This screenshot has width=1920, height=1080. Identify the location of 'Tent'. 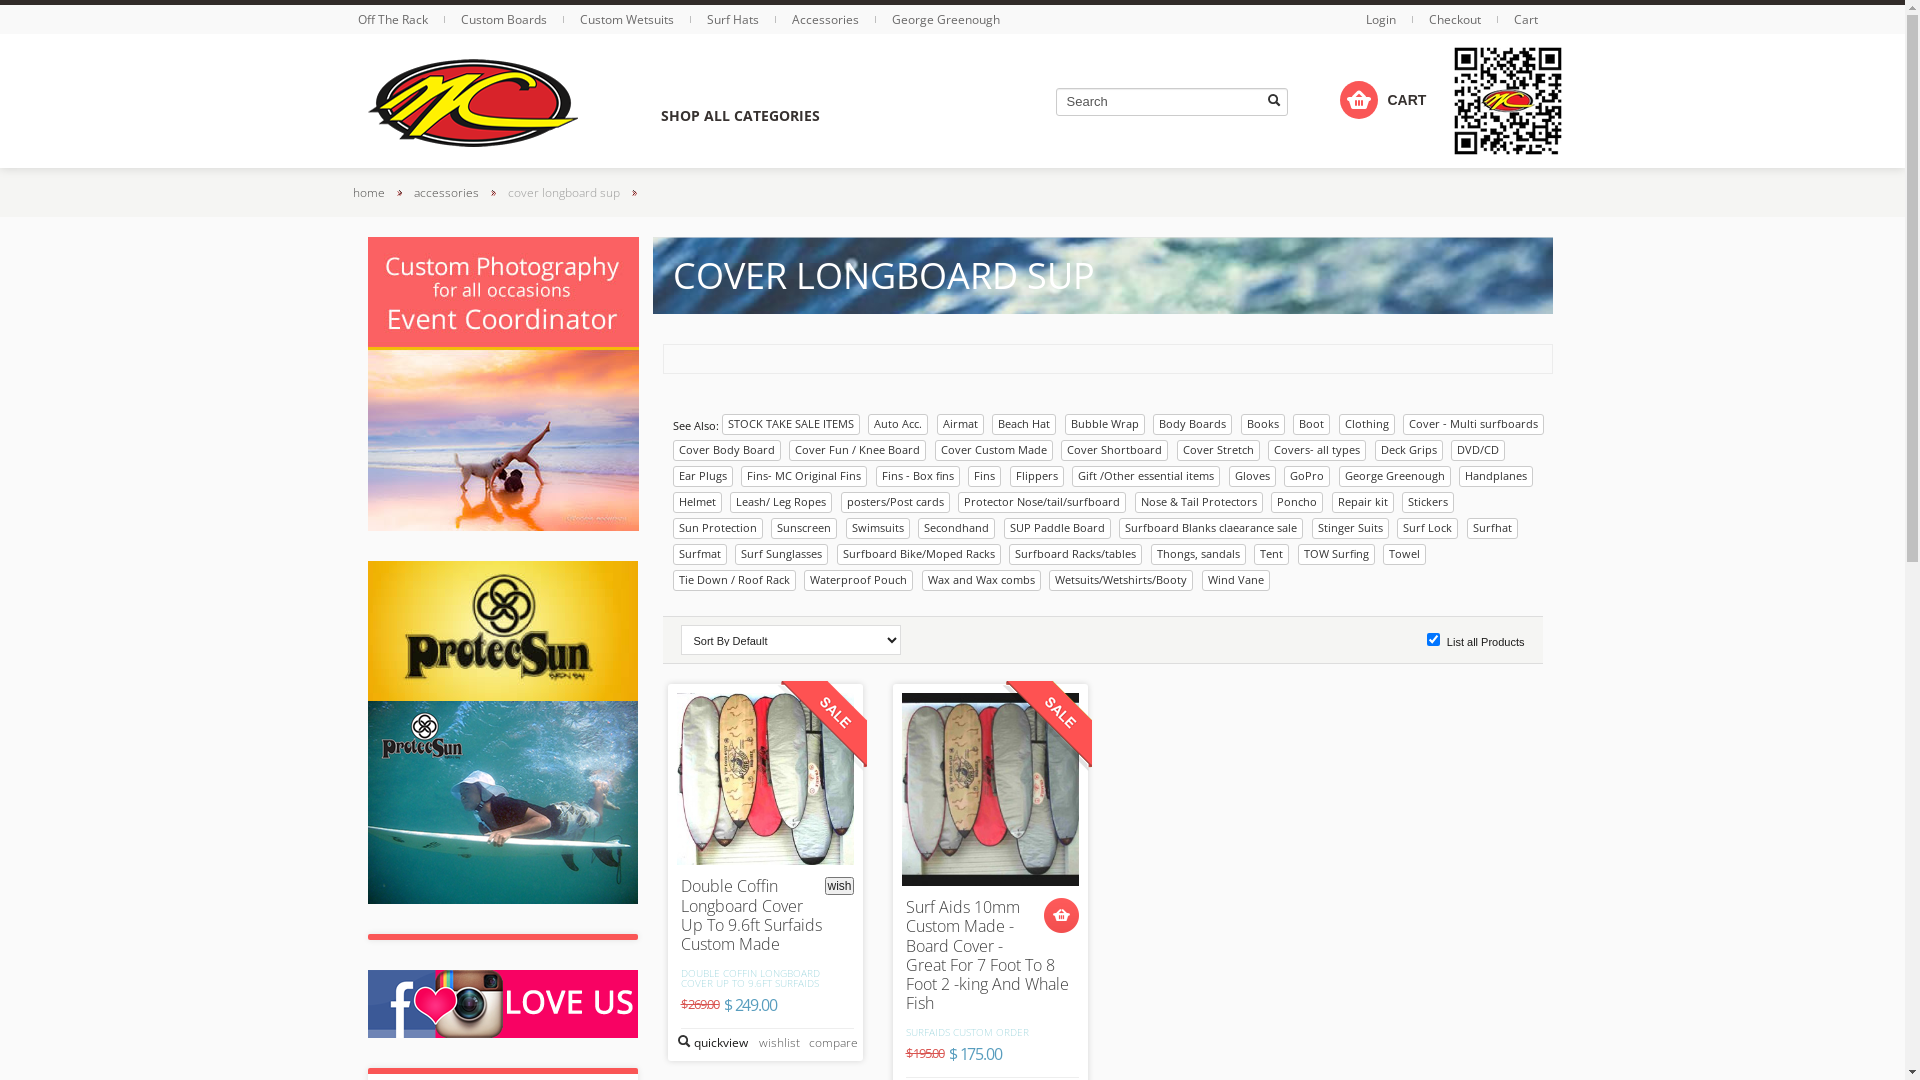
(1270, 554).